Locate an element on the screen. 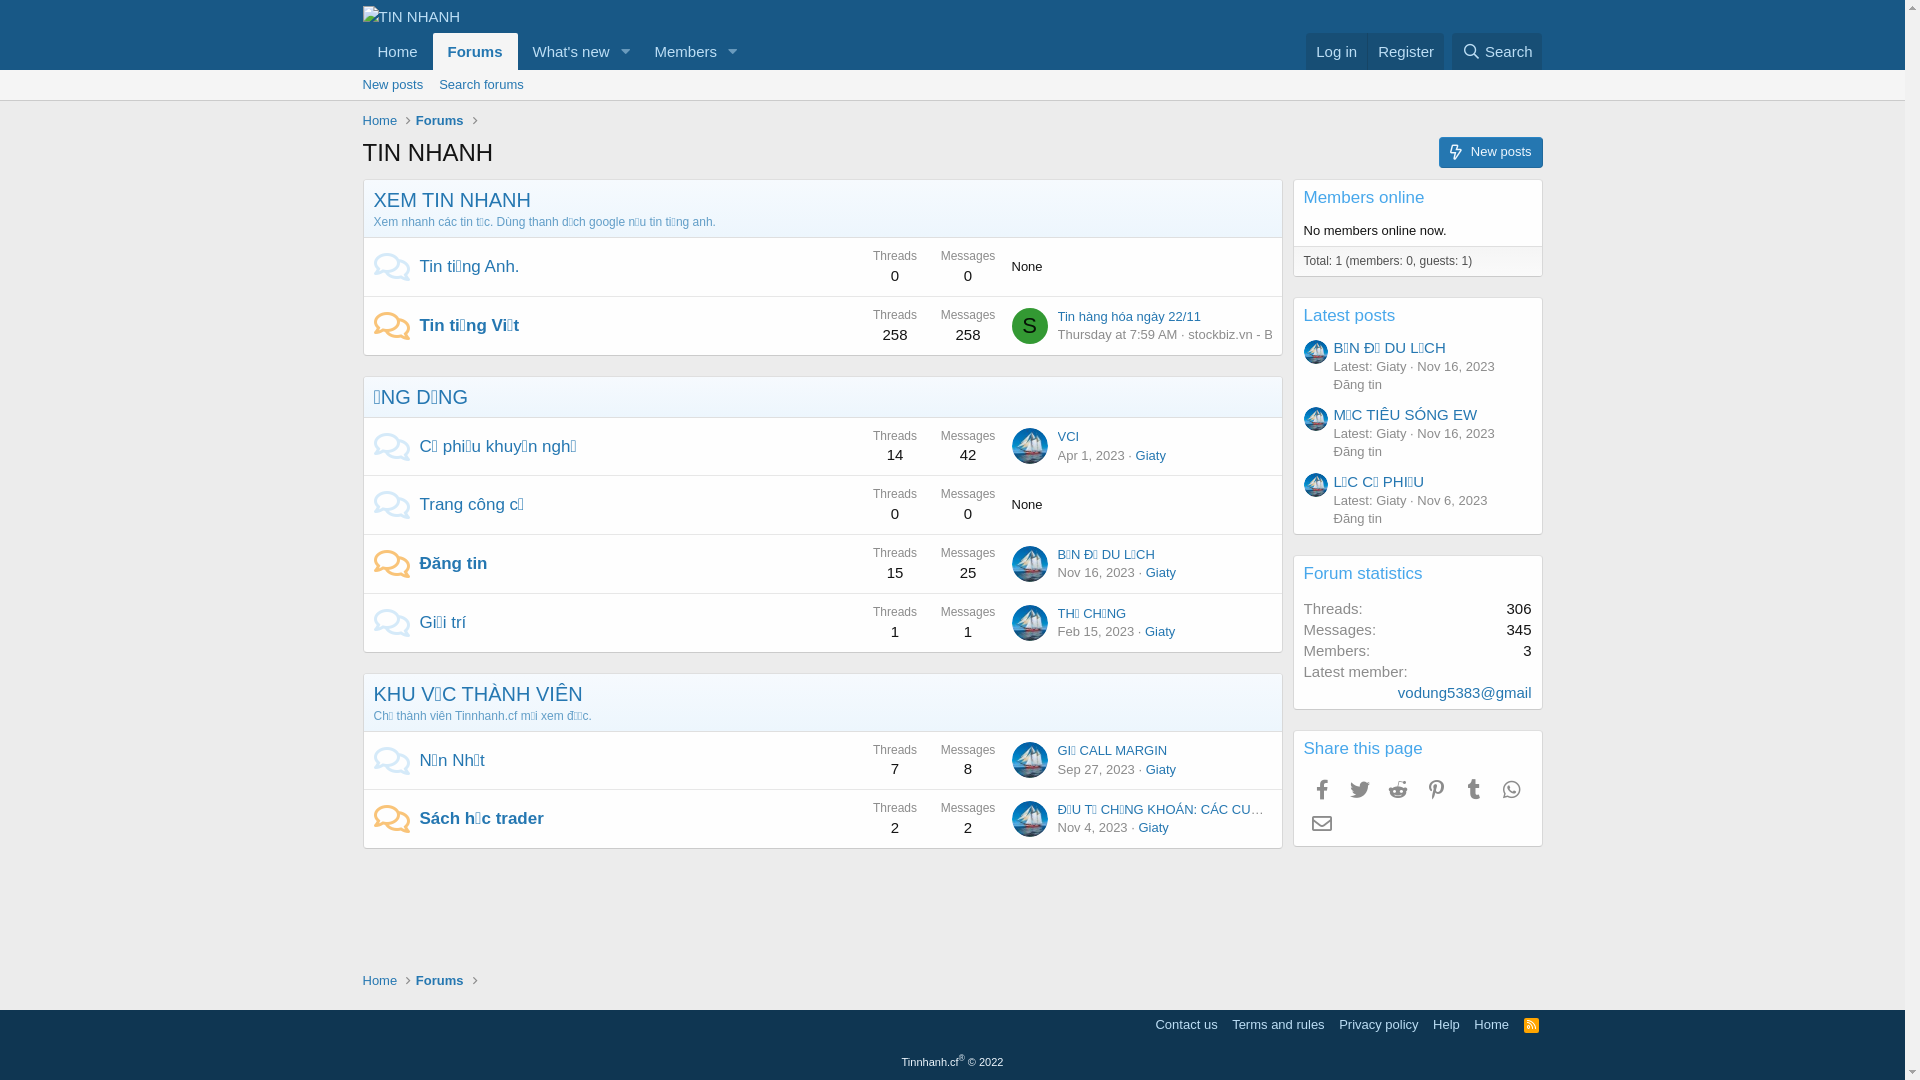  'Giaty' is located at coordinates (1151, 455).